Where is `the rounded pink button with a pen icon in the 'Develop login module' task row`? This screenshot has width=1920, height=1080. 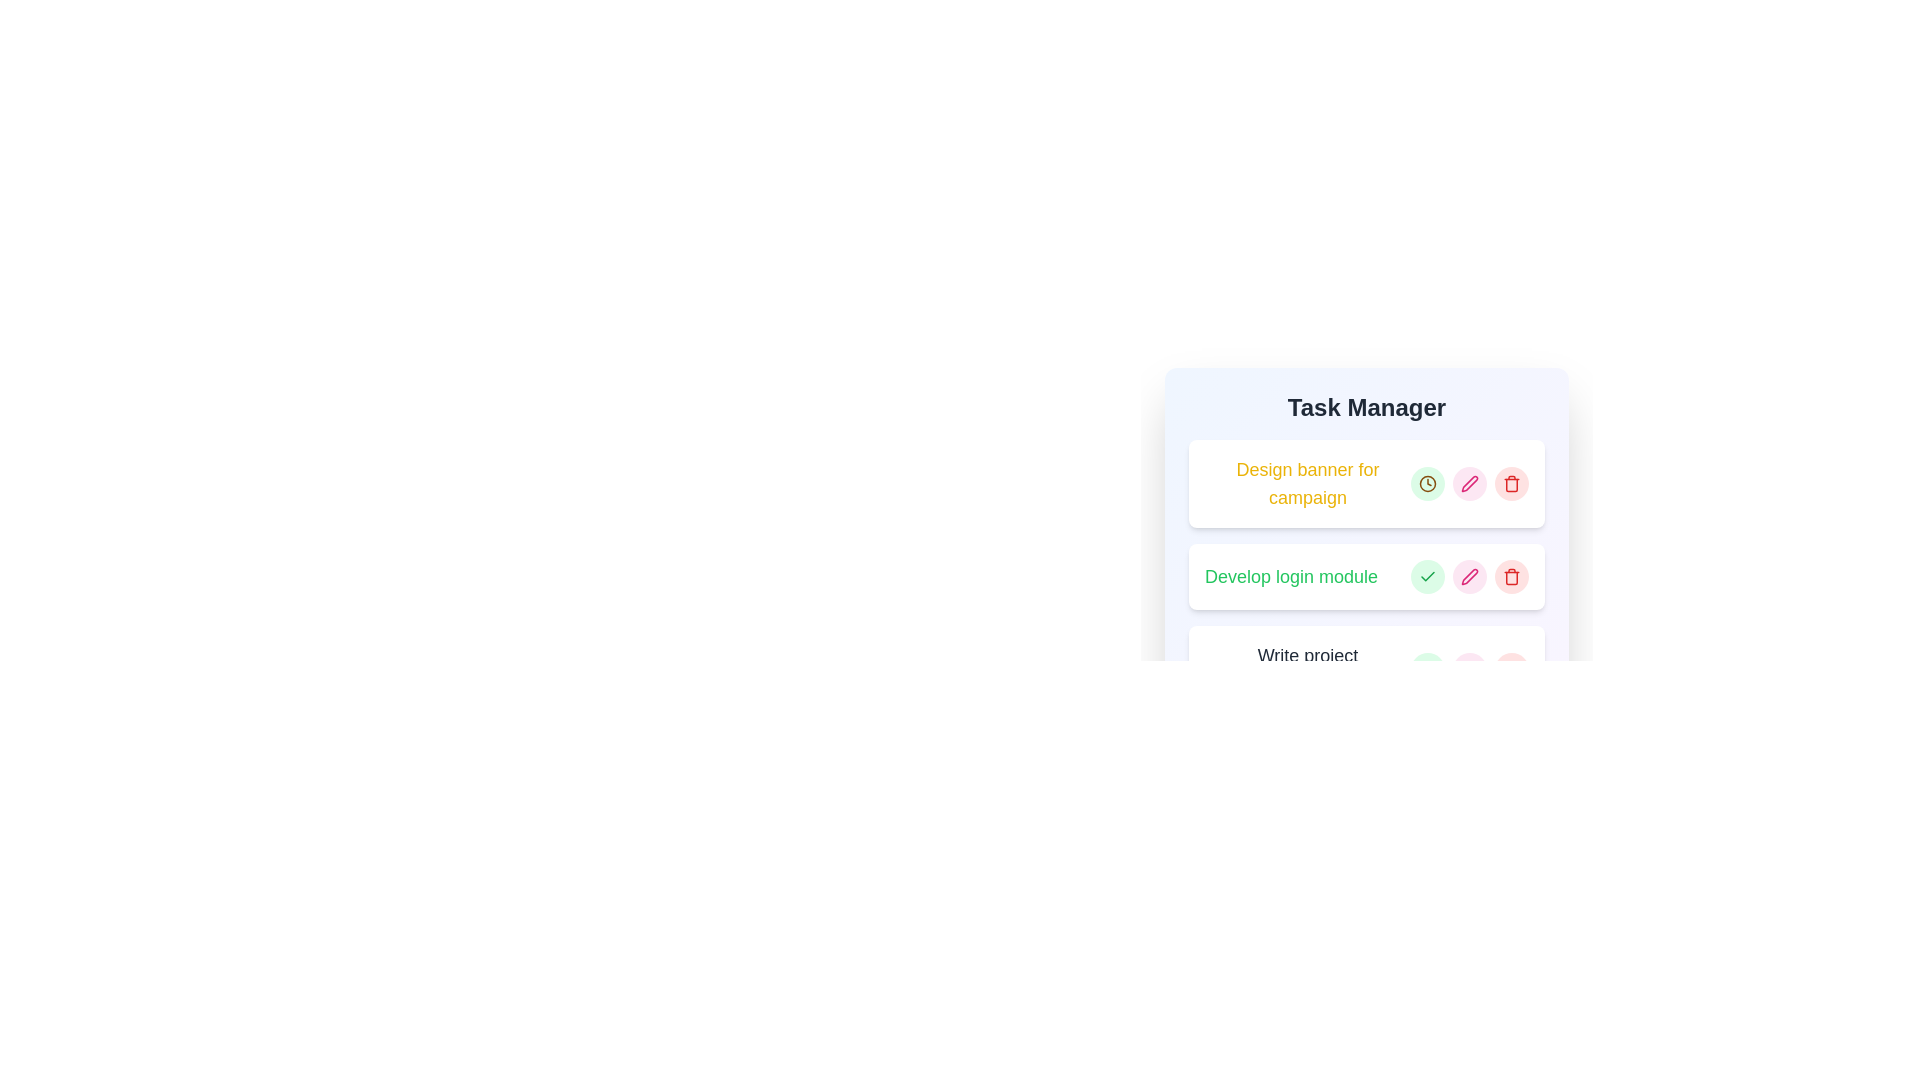 the rounded pink button with a pen icon in the 'Develop login module' task row is located at coordinates (1469, 577).